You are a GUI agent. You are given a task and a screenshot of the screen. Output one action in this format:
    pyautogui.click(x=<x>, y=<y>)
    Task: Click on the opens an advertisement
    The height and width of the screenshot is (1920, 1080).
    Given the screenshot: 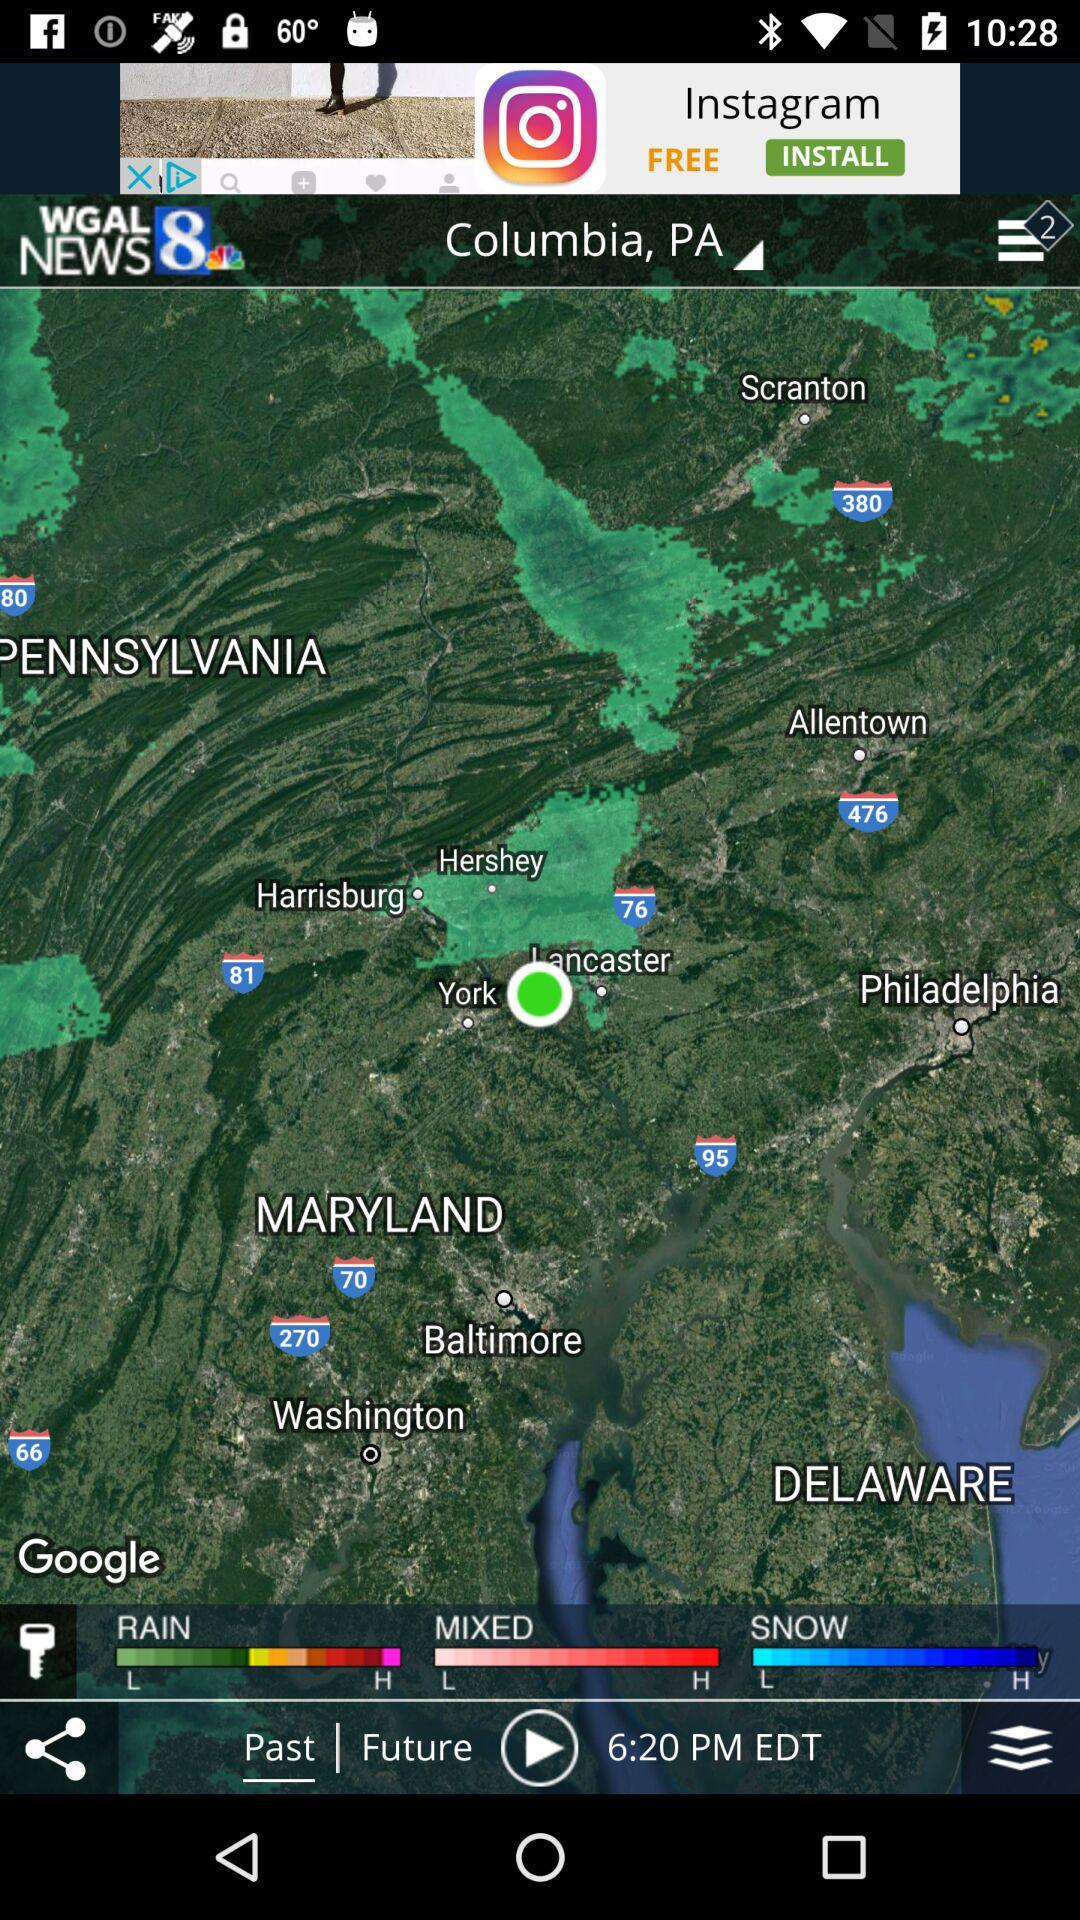 What is the action you would take?
    pyautogui.click(x=540, y=127)
    